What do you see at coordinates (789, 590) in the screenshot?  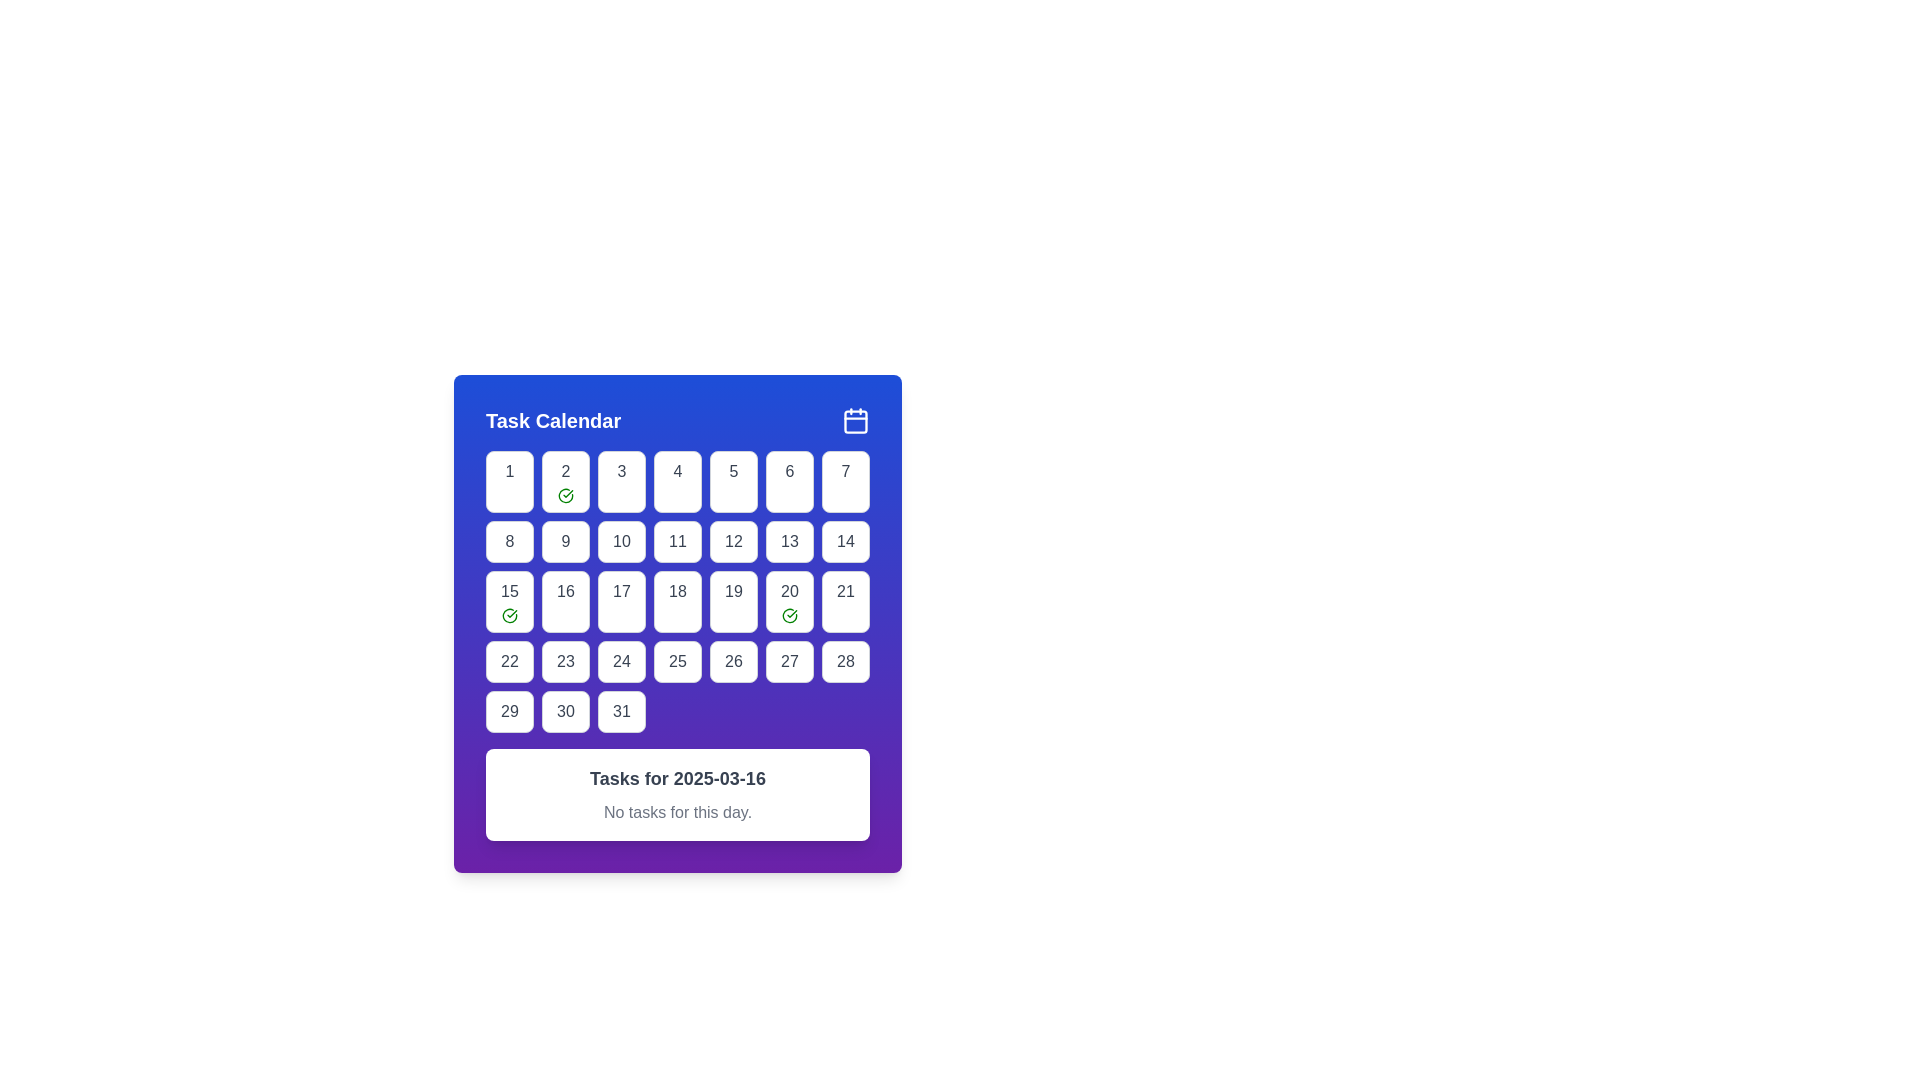 I see `the text label displaying the number '20' located in the sixth column of the third row of the calendar grid, which has a light background and a gray border` at bounding box center [789, 590].